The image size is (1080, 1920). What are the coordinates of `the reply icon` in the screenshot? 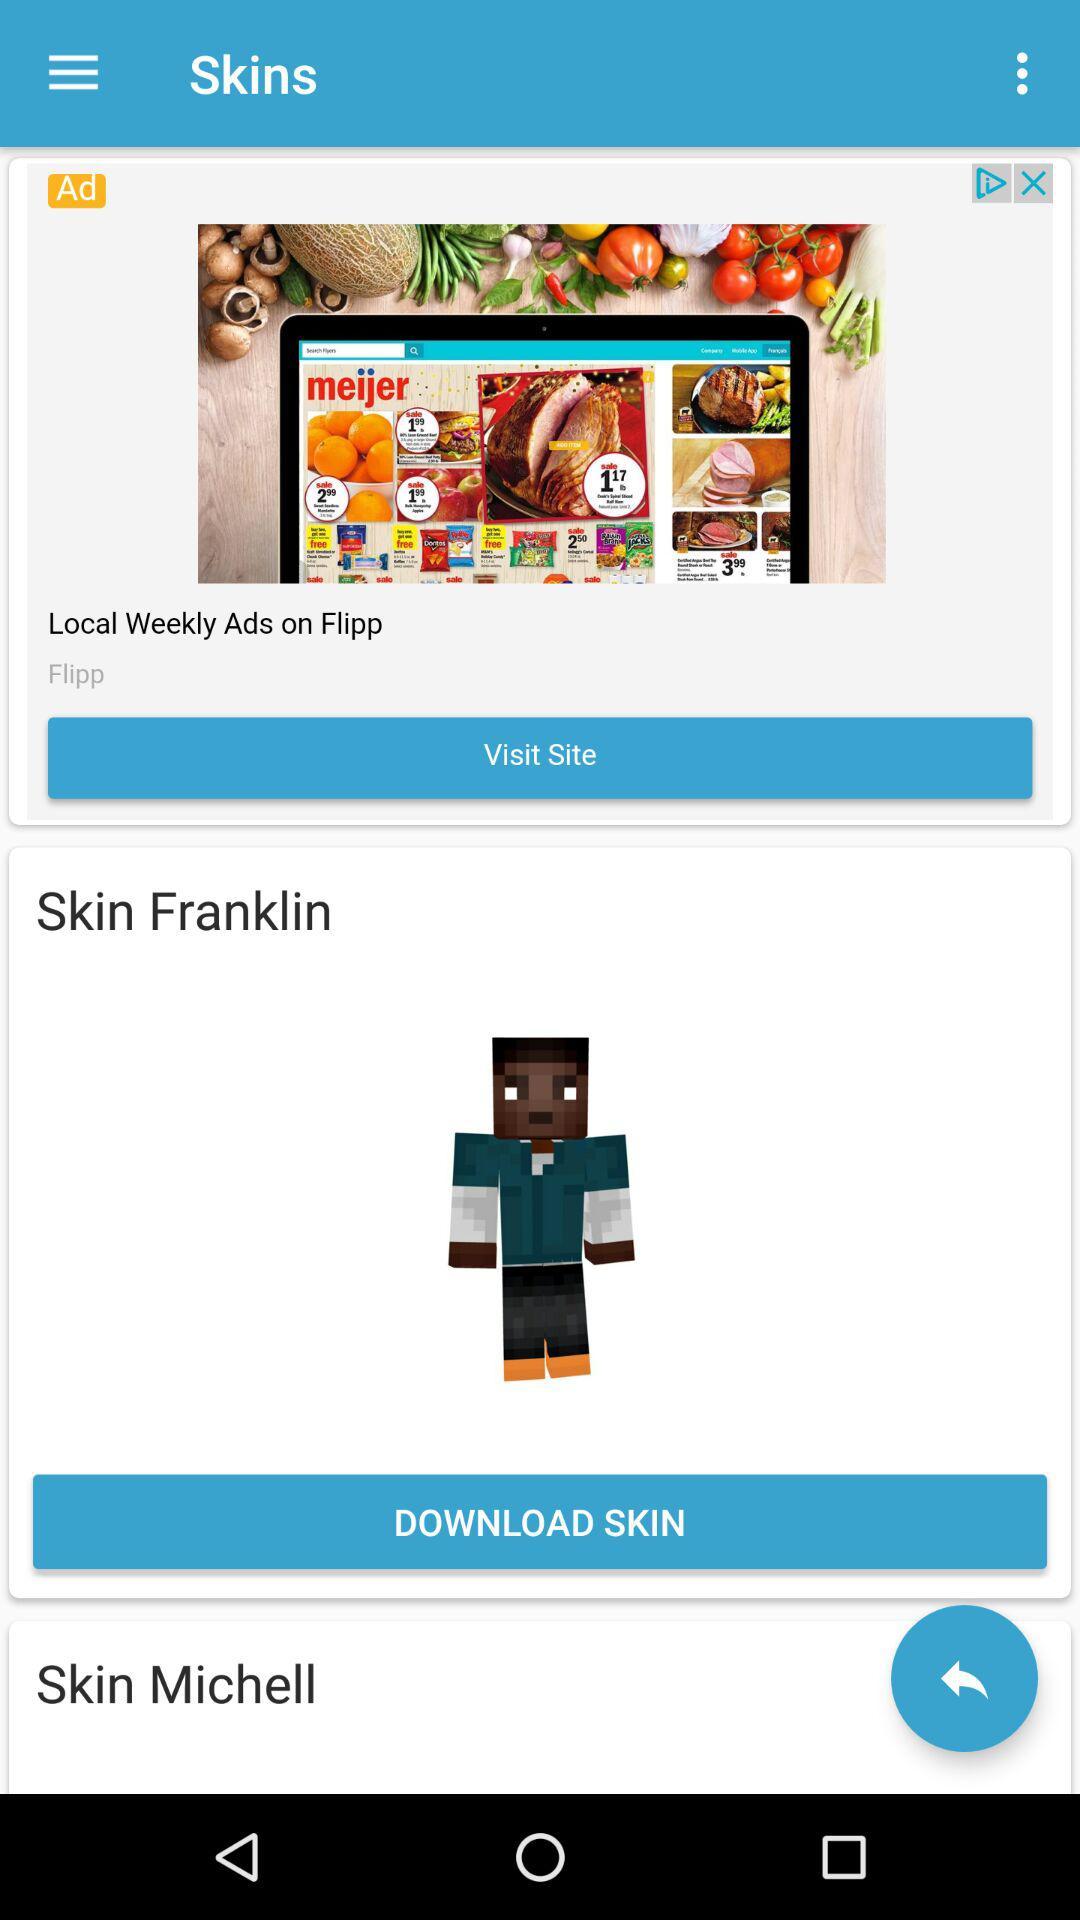 It's located at (963, 1678).